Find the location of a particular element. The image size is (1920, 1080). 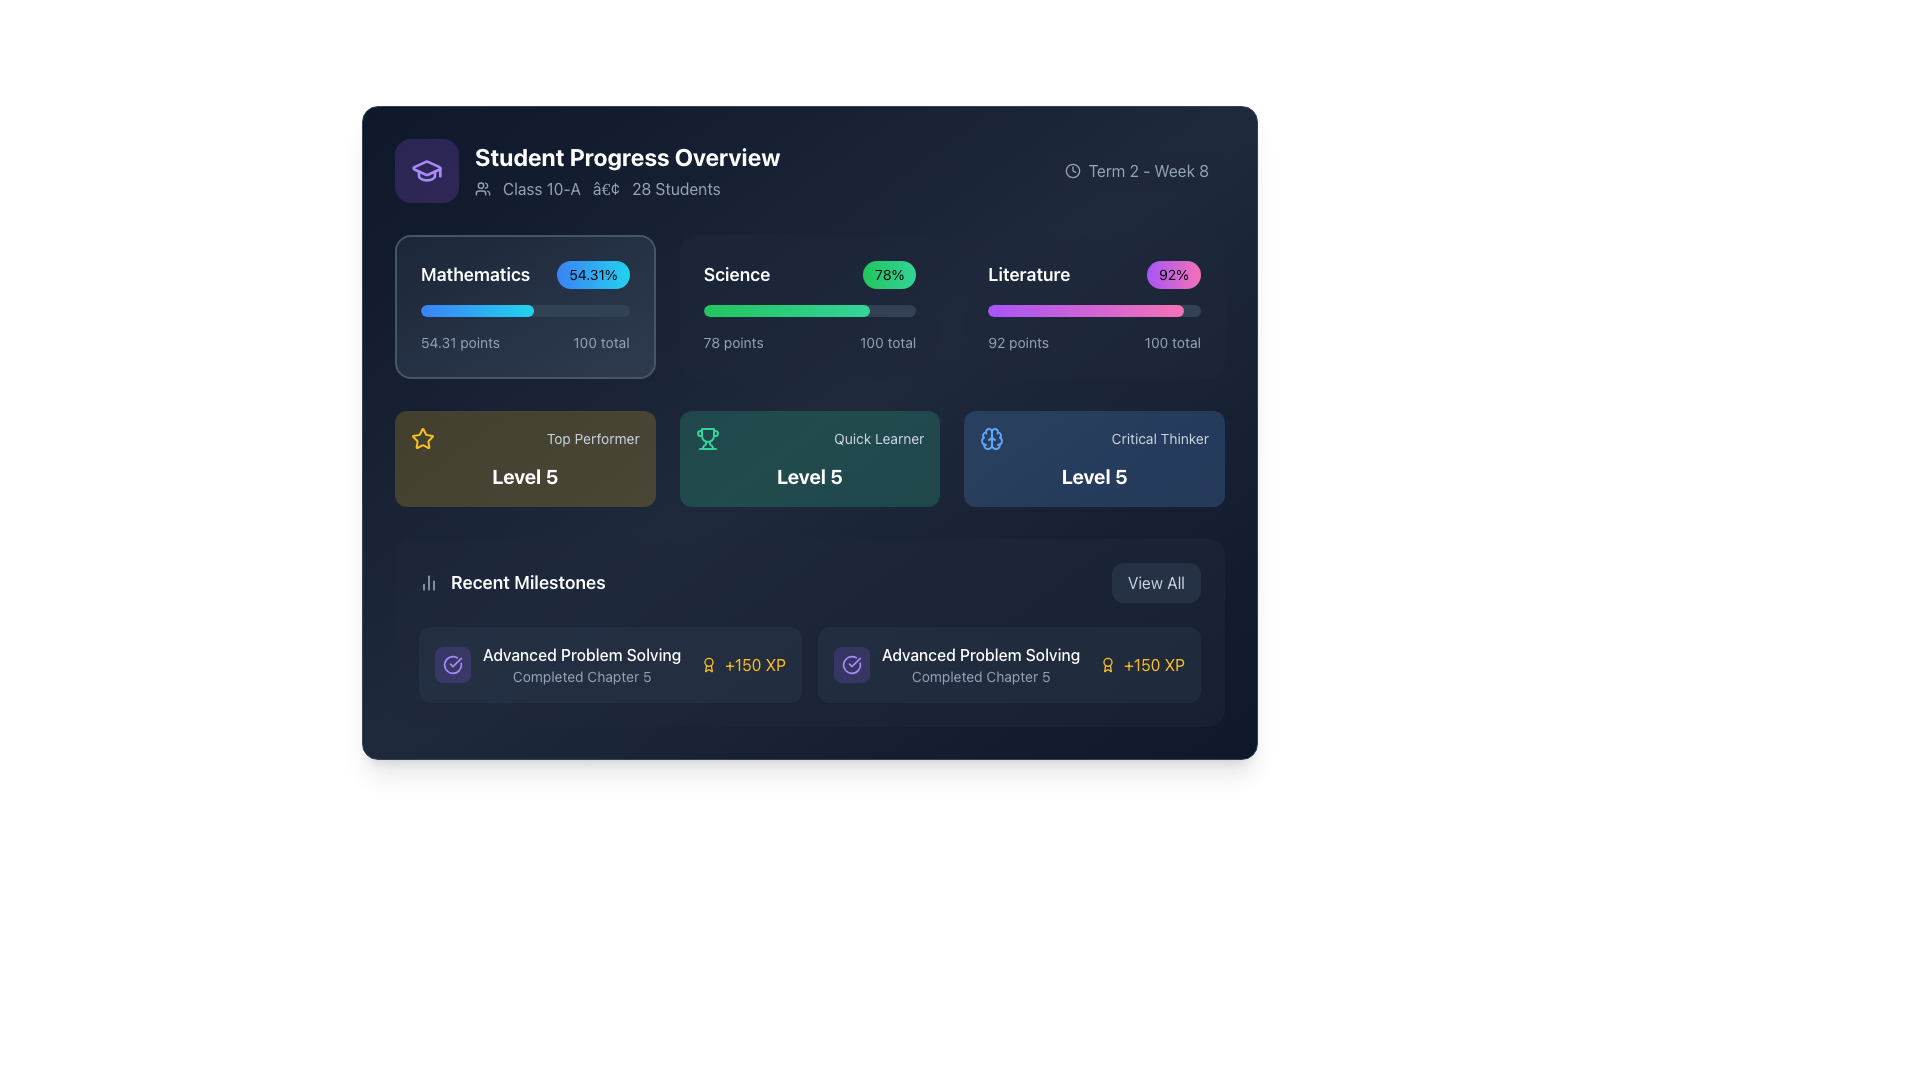

the button located in the upper-right corner of the 'Recent Milestones' section is located at coordinates (1156, 582).